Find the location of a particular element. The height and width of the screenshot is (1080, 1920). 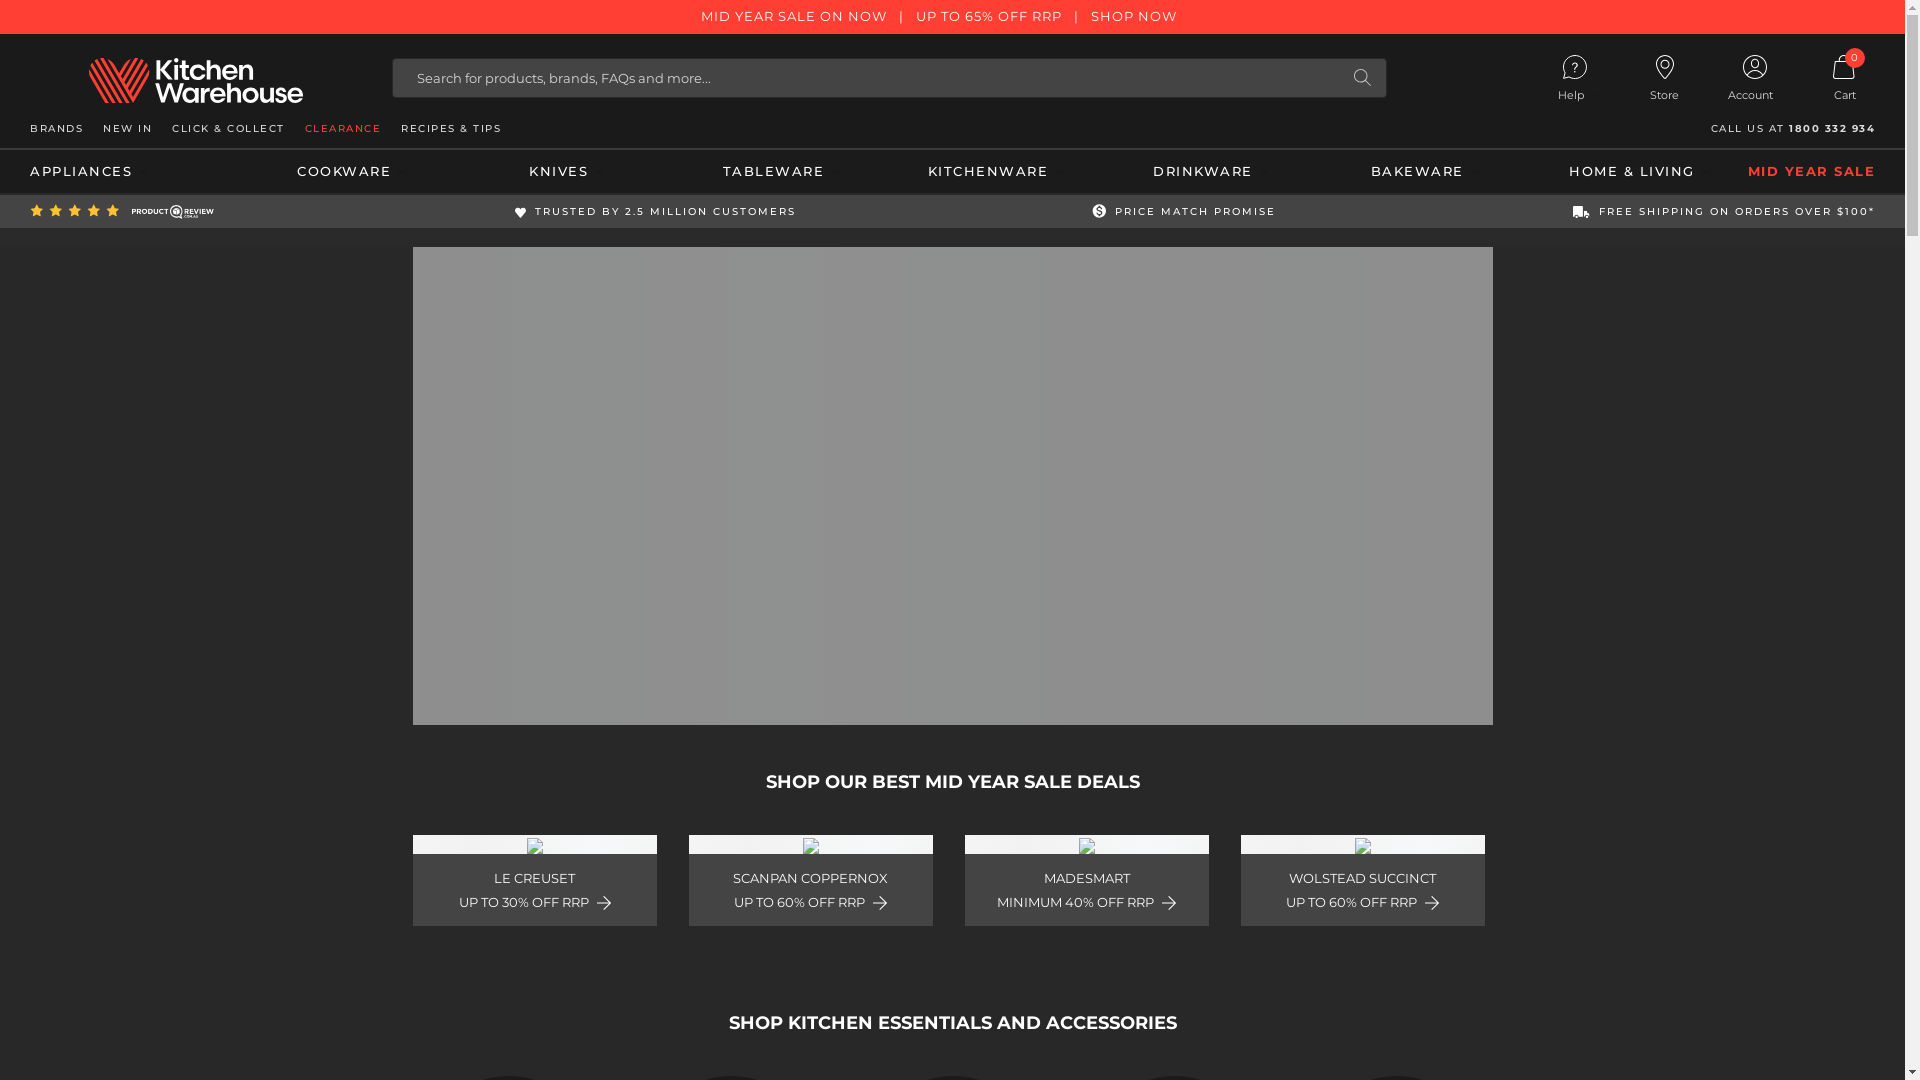

'BRANDS' is located at coordinates (56, 128).